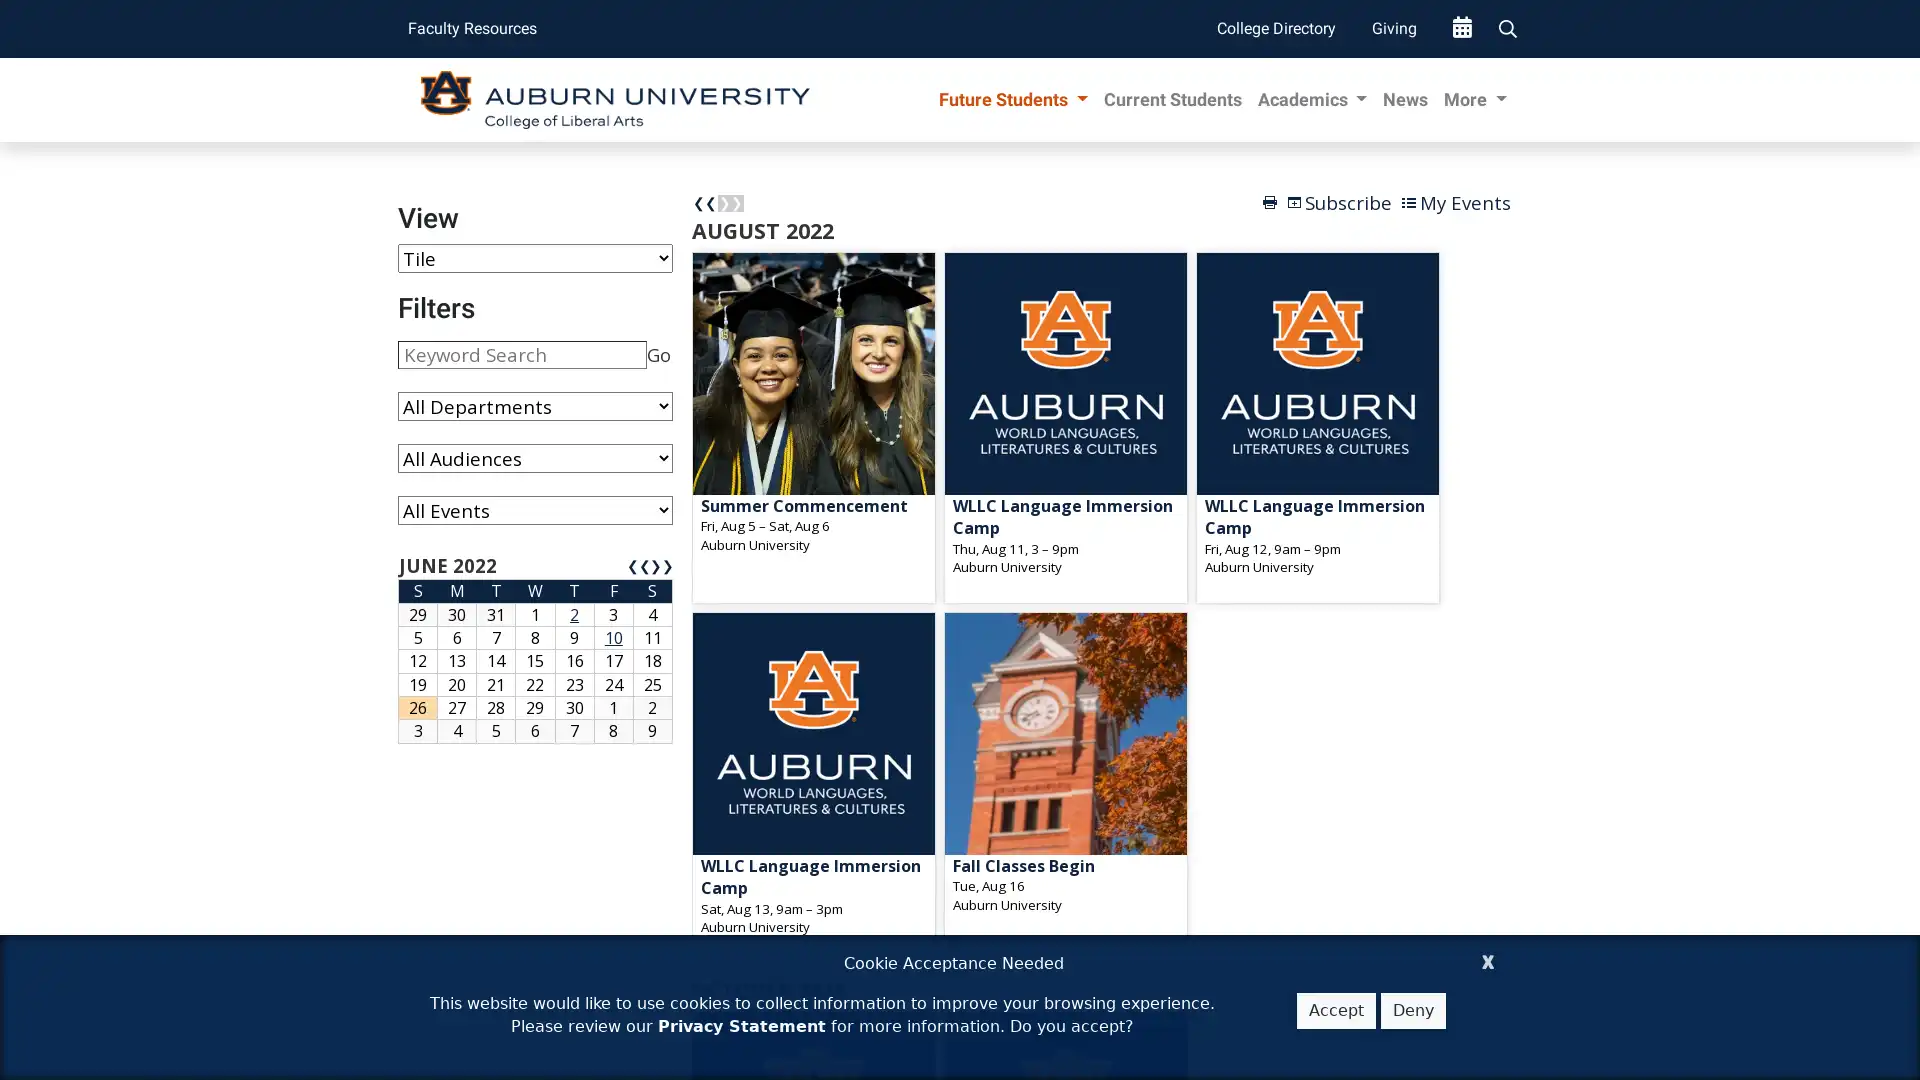 The image size is (1920, 1080). I want to click on Accept, so click(1336, 1010).